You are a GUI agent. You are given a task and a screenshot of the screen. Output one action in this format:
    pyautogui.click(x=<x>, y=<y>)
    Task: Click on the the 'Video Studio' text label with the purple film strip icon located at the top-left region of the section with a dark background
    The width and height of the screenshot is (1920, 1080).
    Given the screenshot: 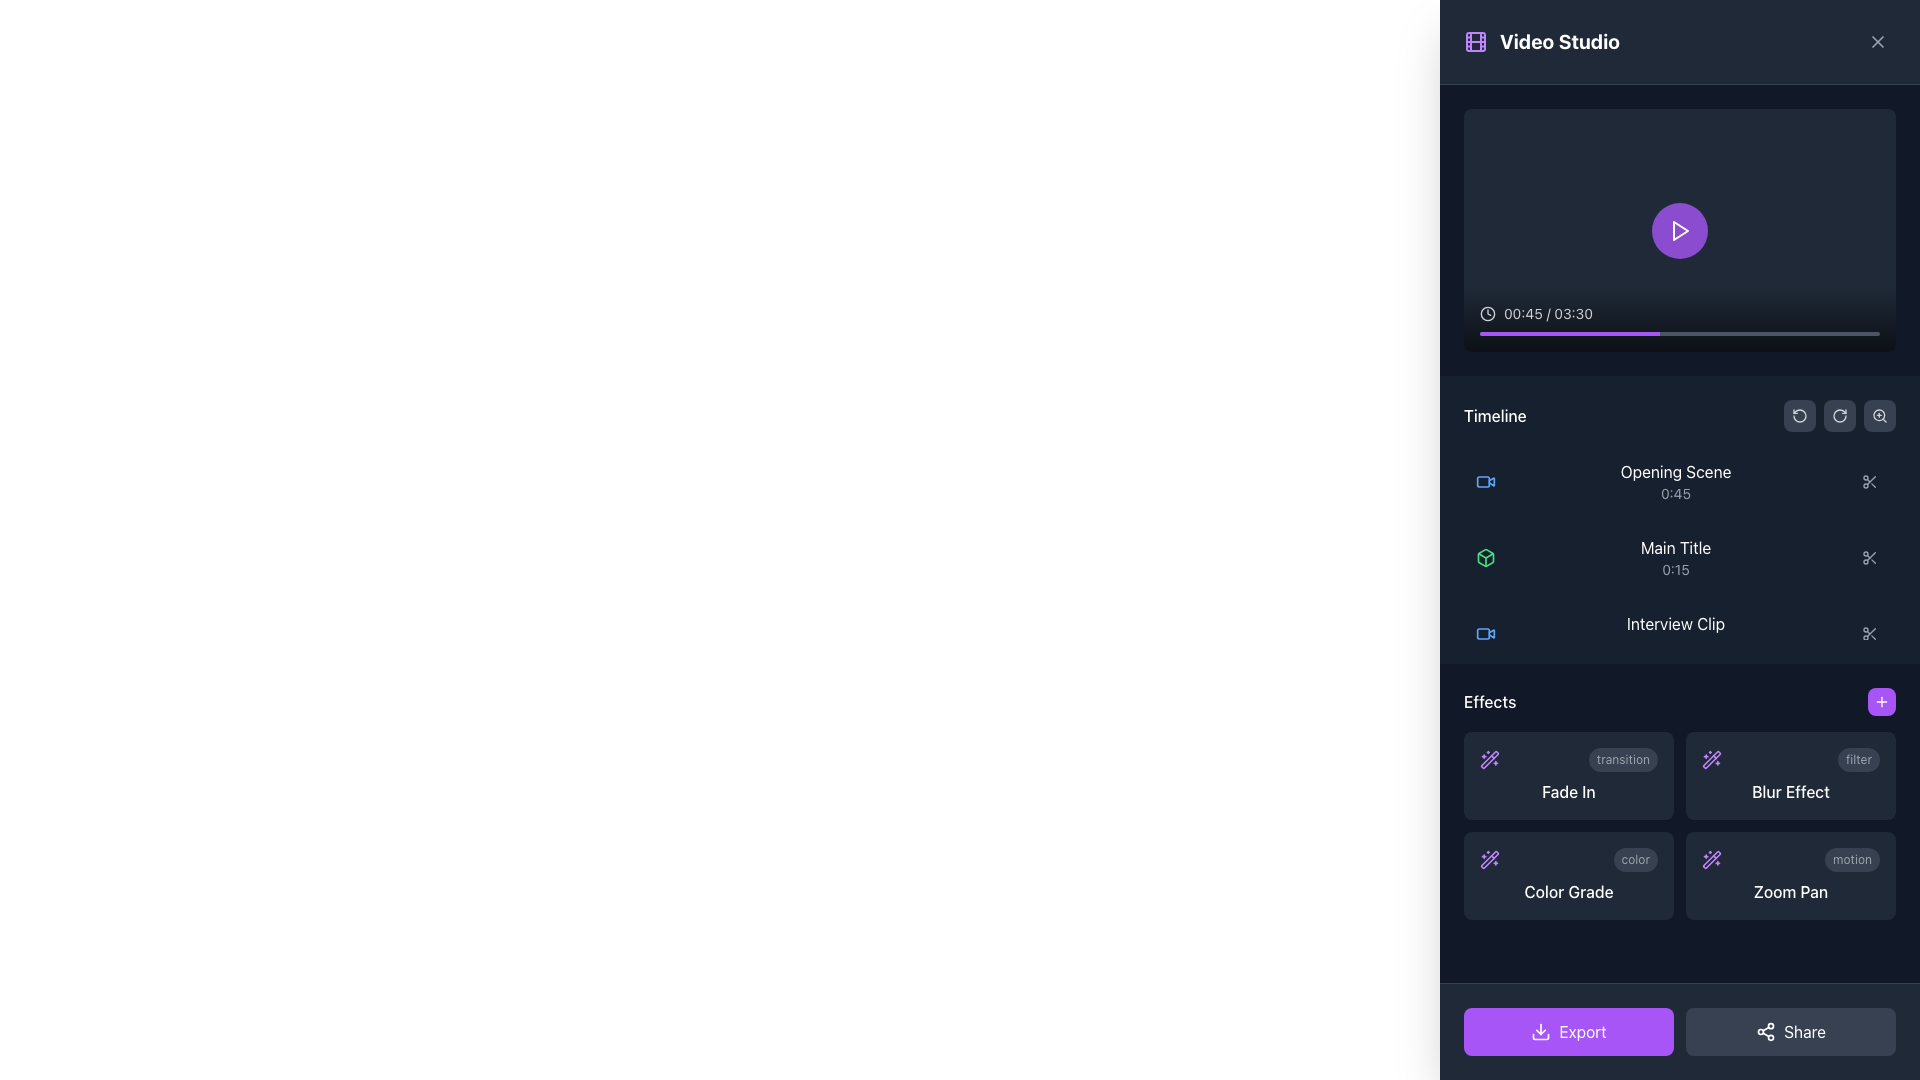 What is the action you would take?
    pyautogui.click(x=1540, y=42)
    